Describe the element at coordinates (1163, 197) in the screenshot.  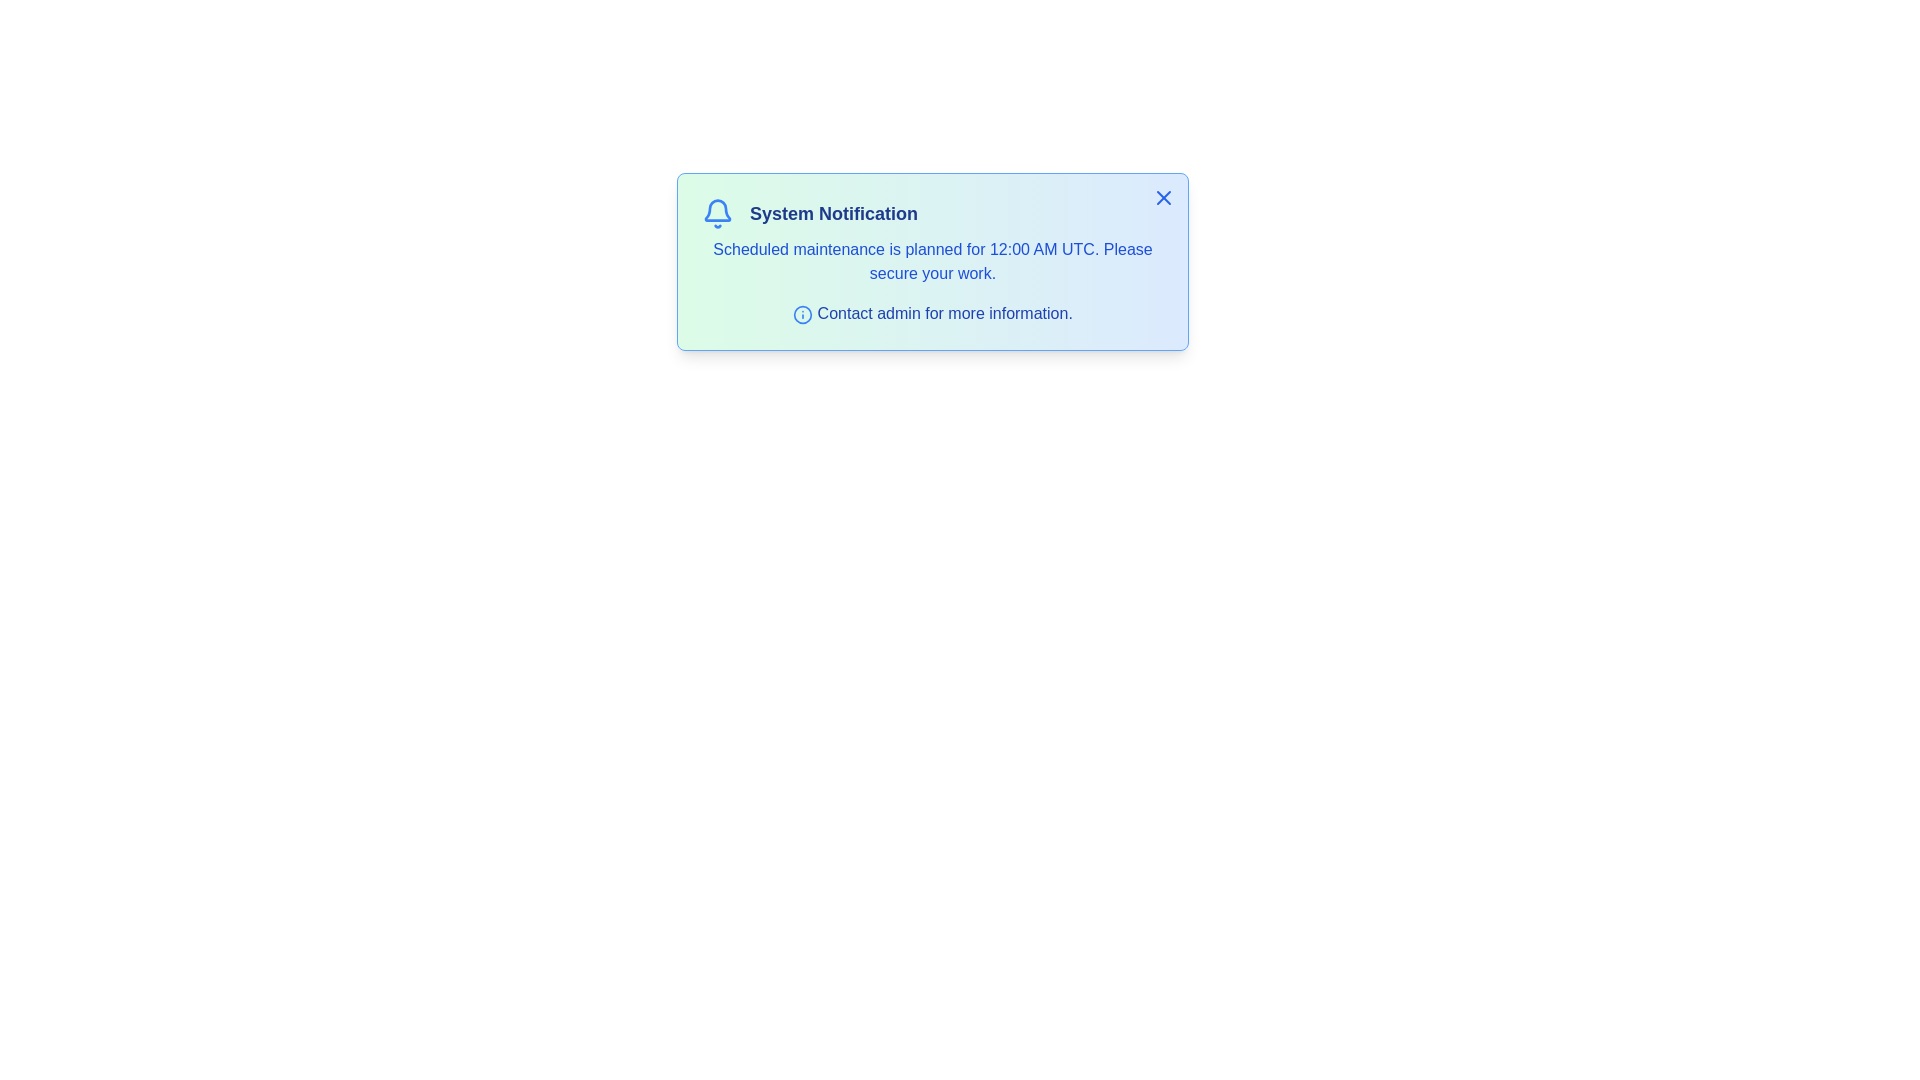
I see `close button in the top-right corner of the alert to close it` at that location.